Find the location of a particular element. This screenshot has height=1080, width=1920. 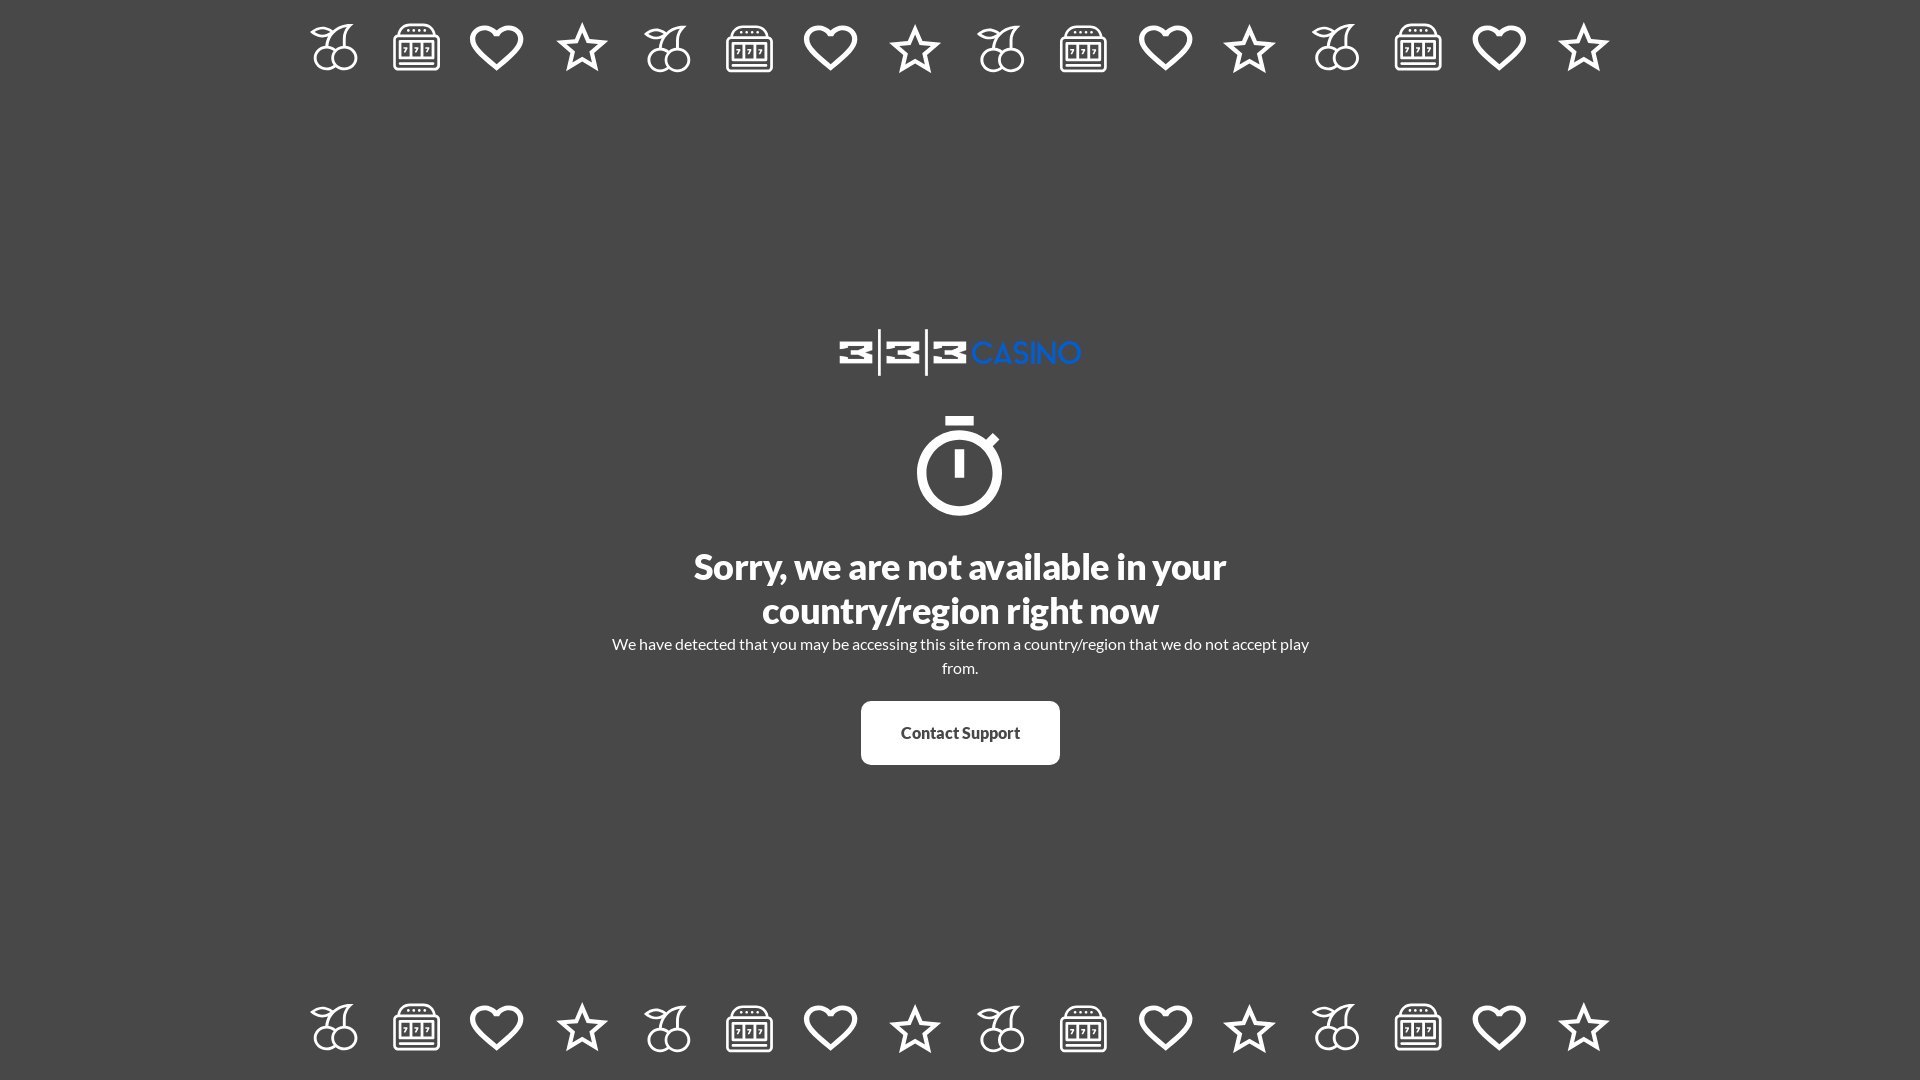

'Contact Support' is located at coordinates (958, 732).